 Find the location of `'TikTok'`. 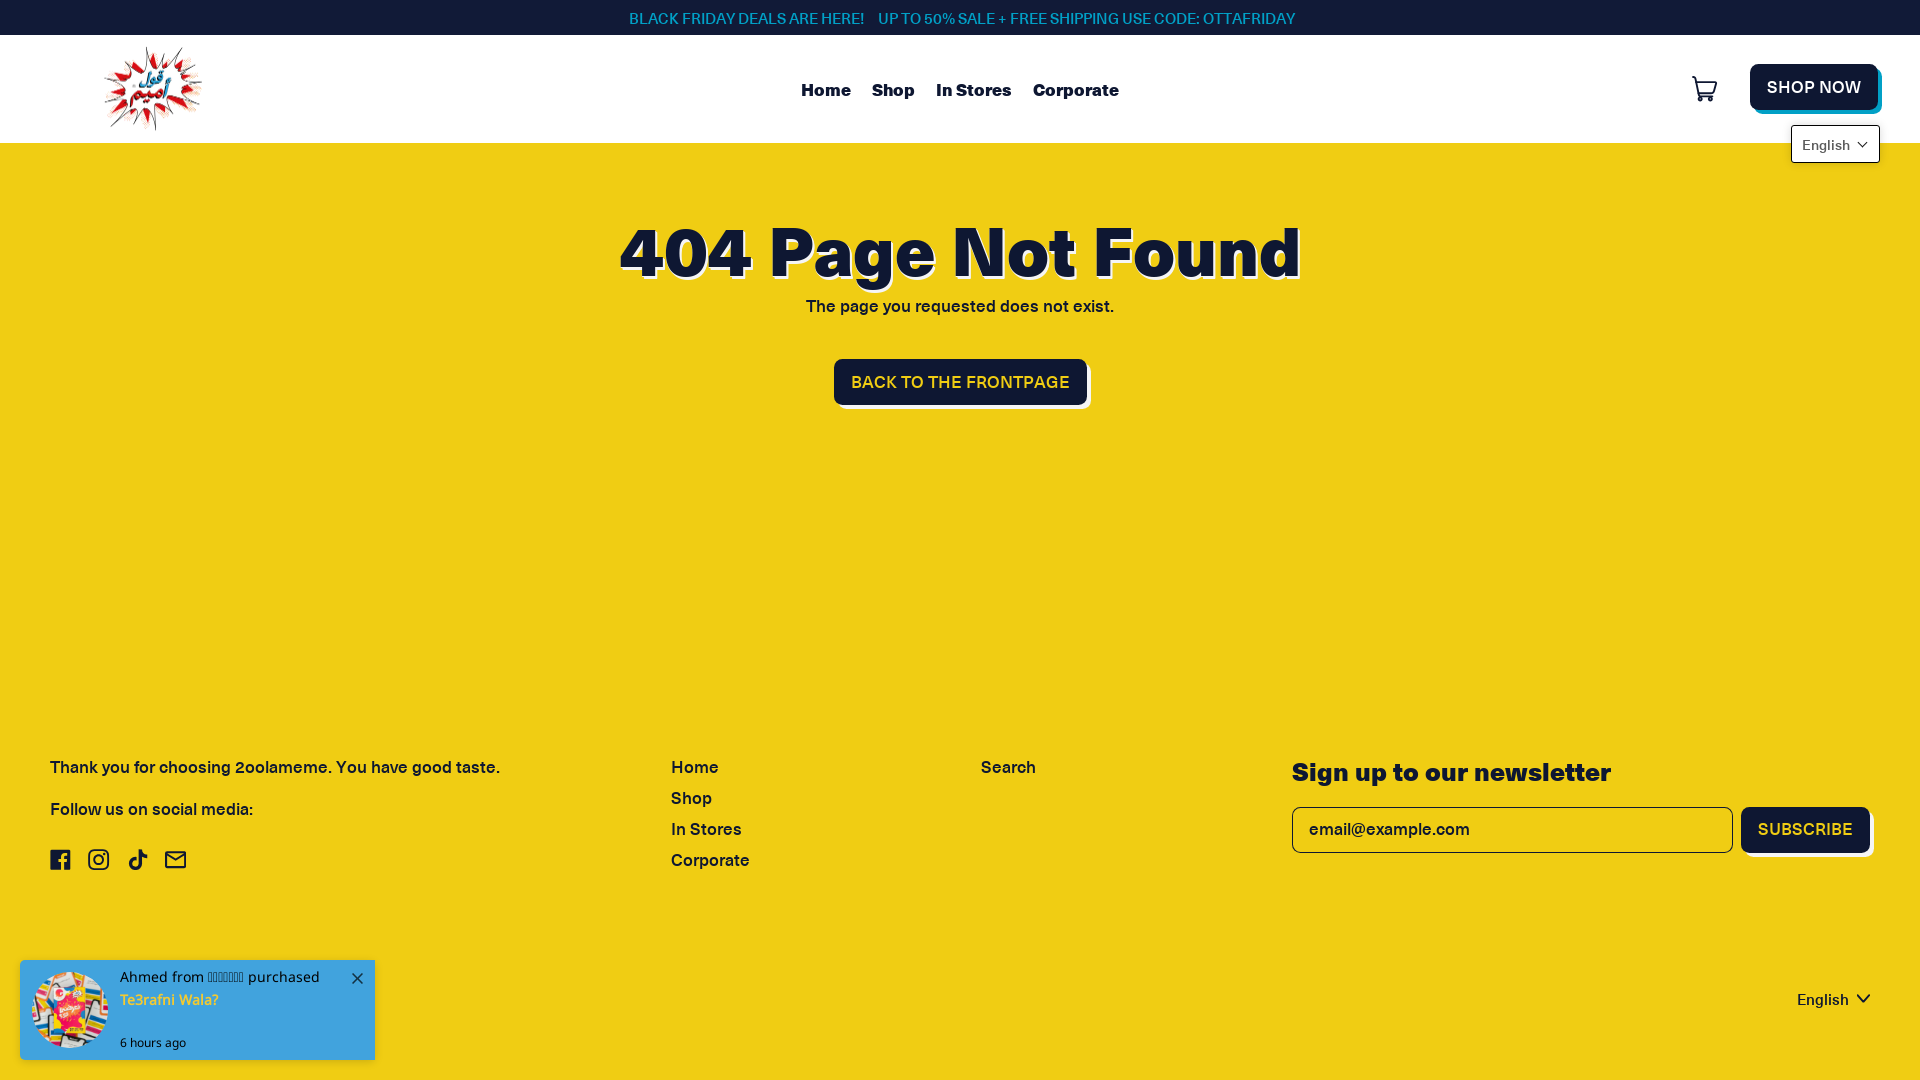

'TikTok' is located at coordinates (135, 863).